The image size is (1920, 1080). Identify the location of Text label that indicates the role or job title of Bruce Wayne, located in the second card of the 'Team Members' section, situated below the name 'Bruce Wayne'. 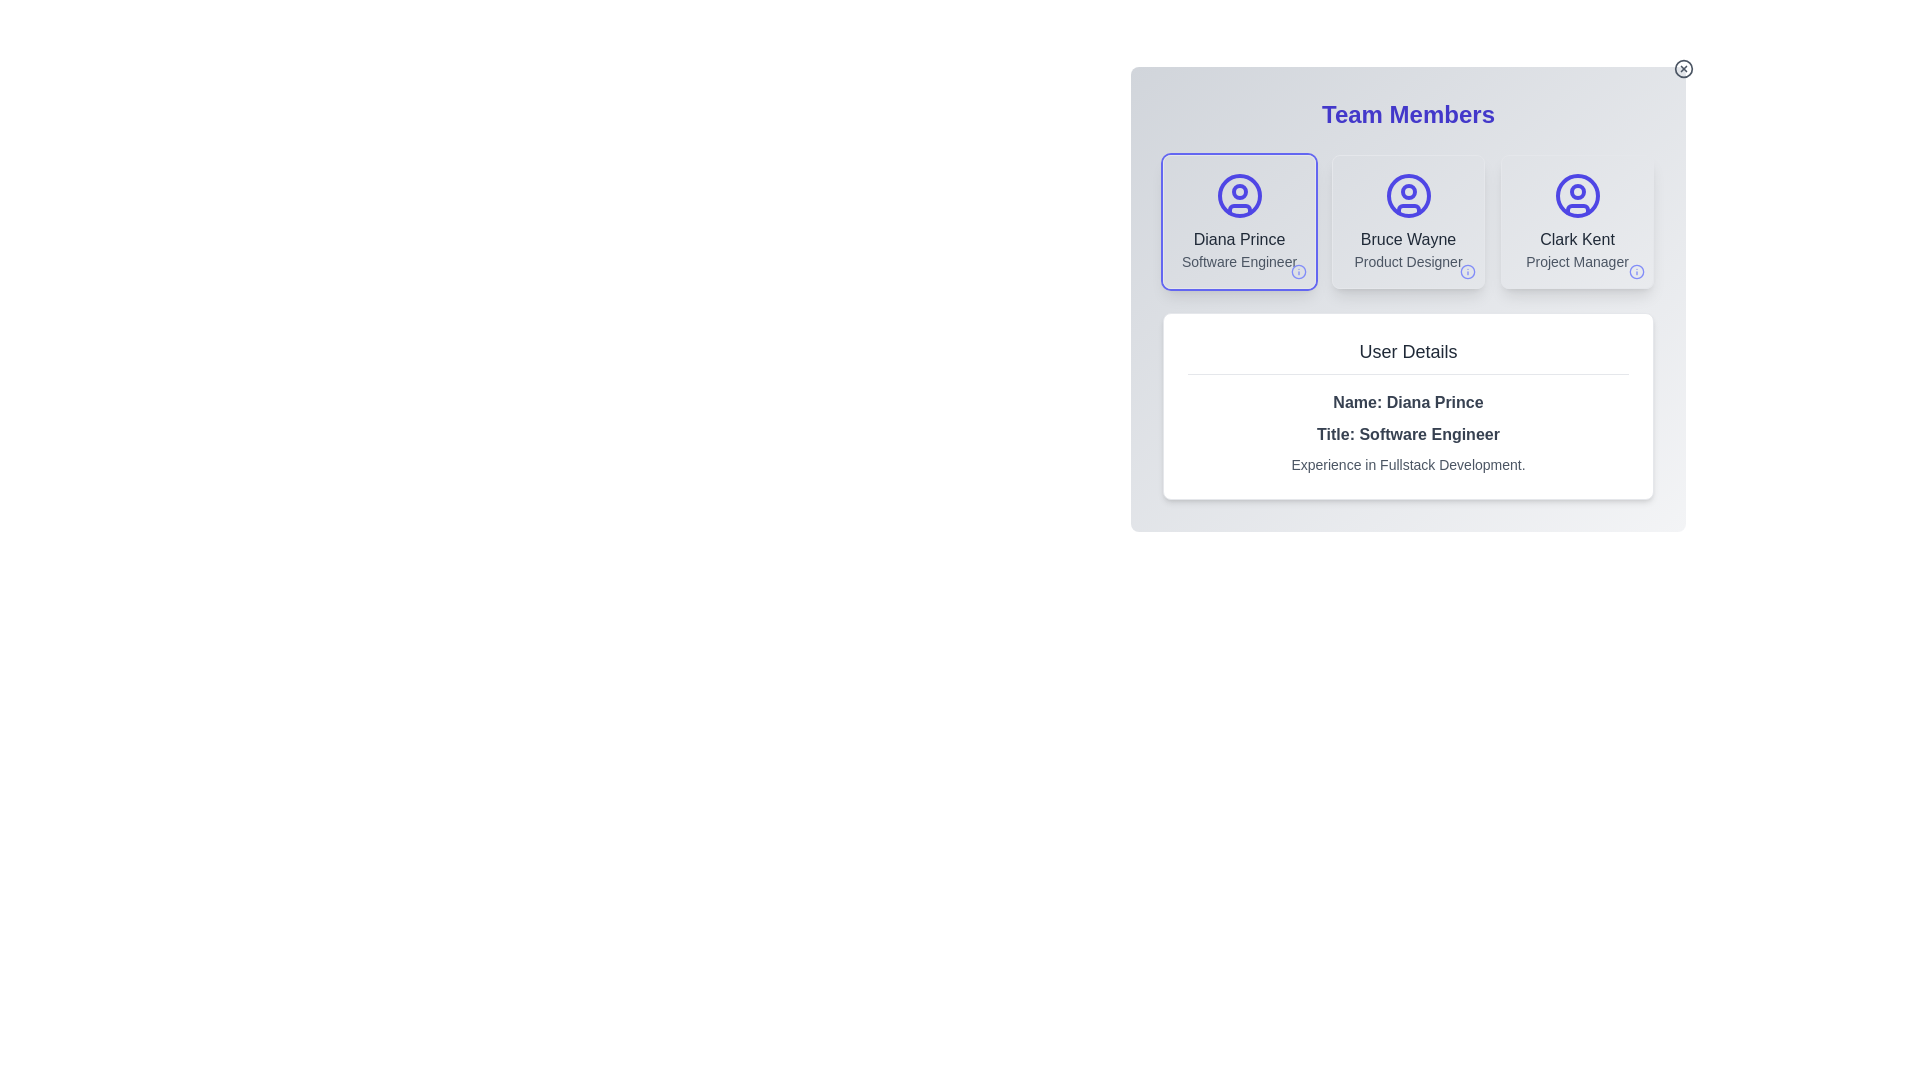
(1407, 261).